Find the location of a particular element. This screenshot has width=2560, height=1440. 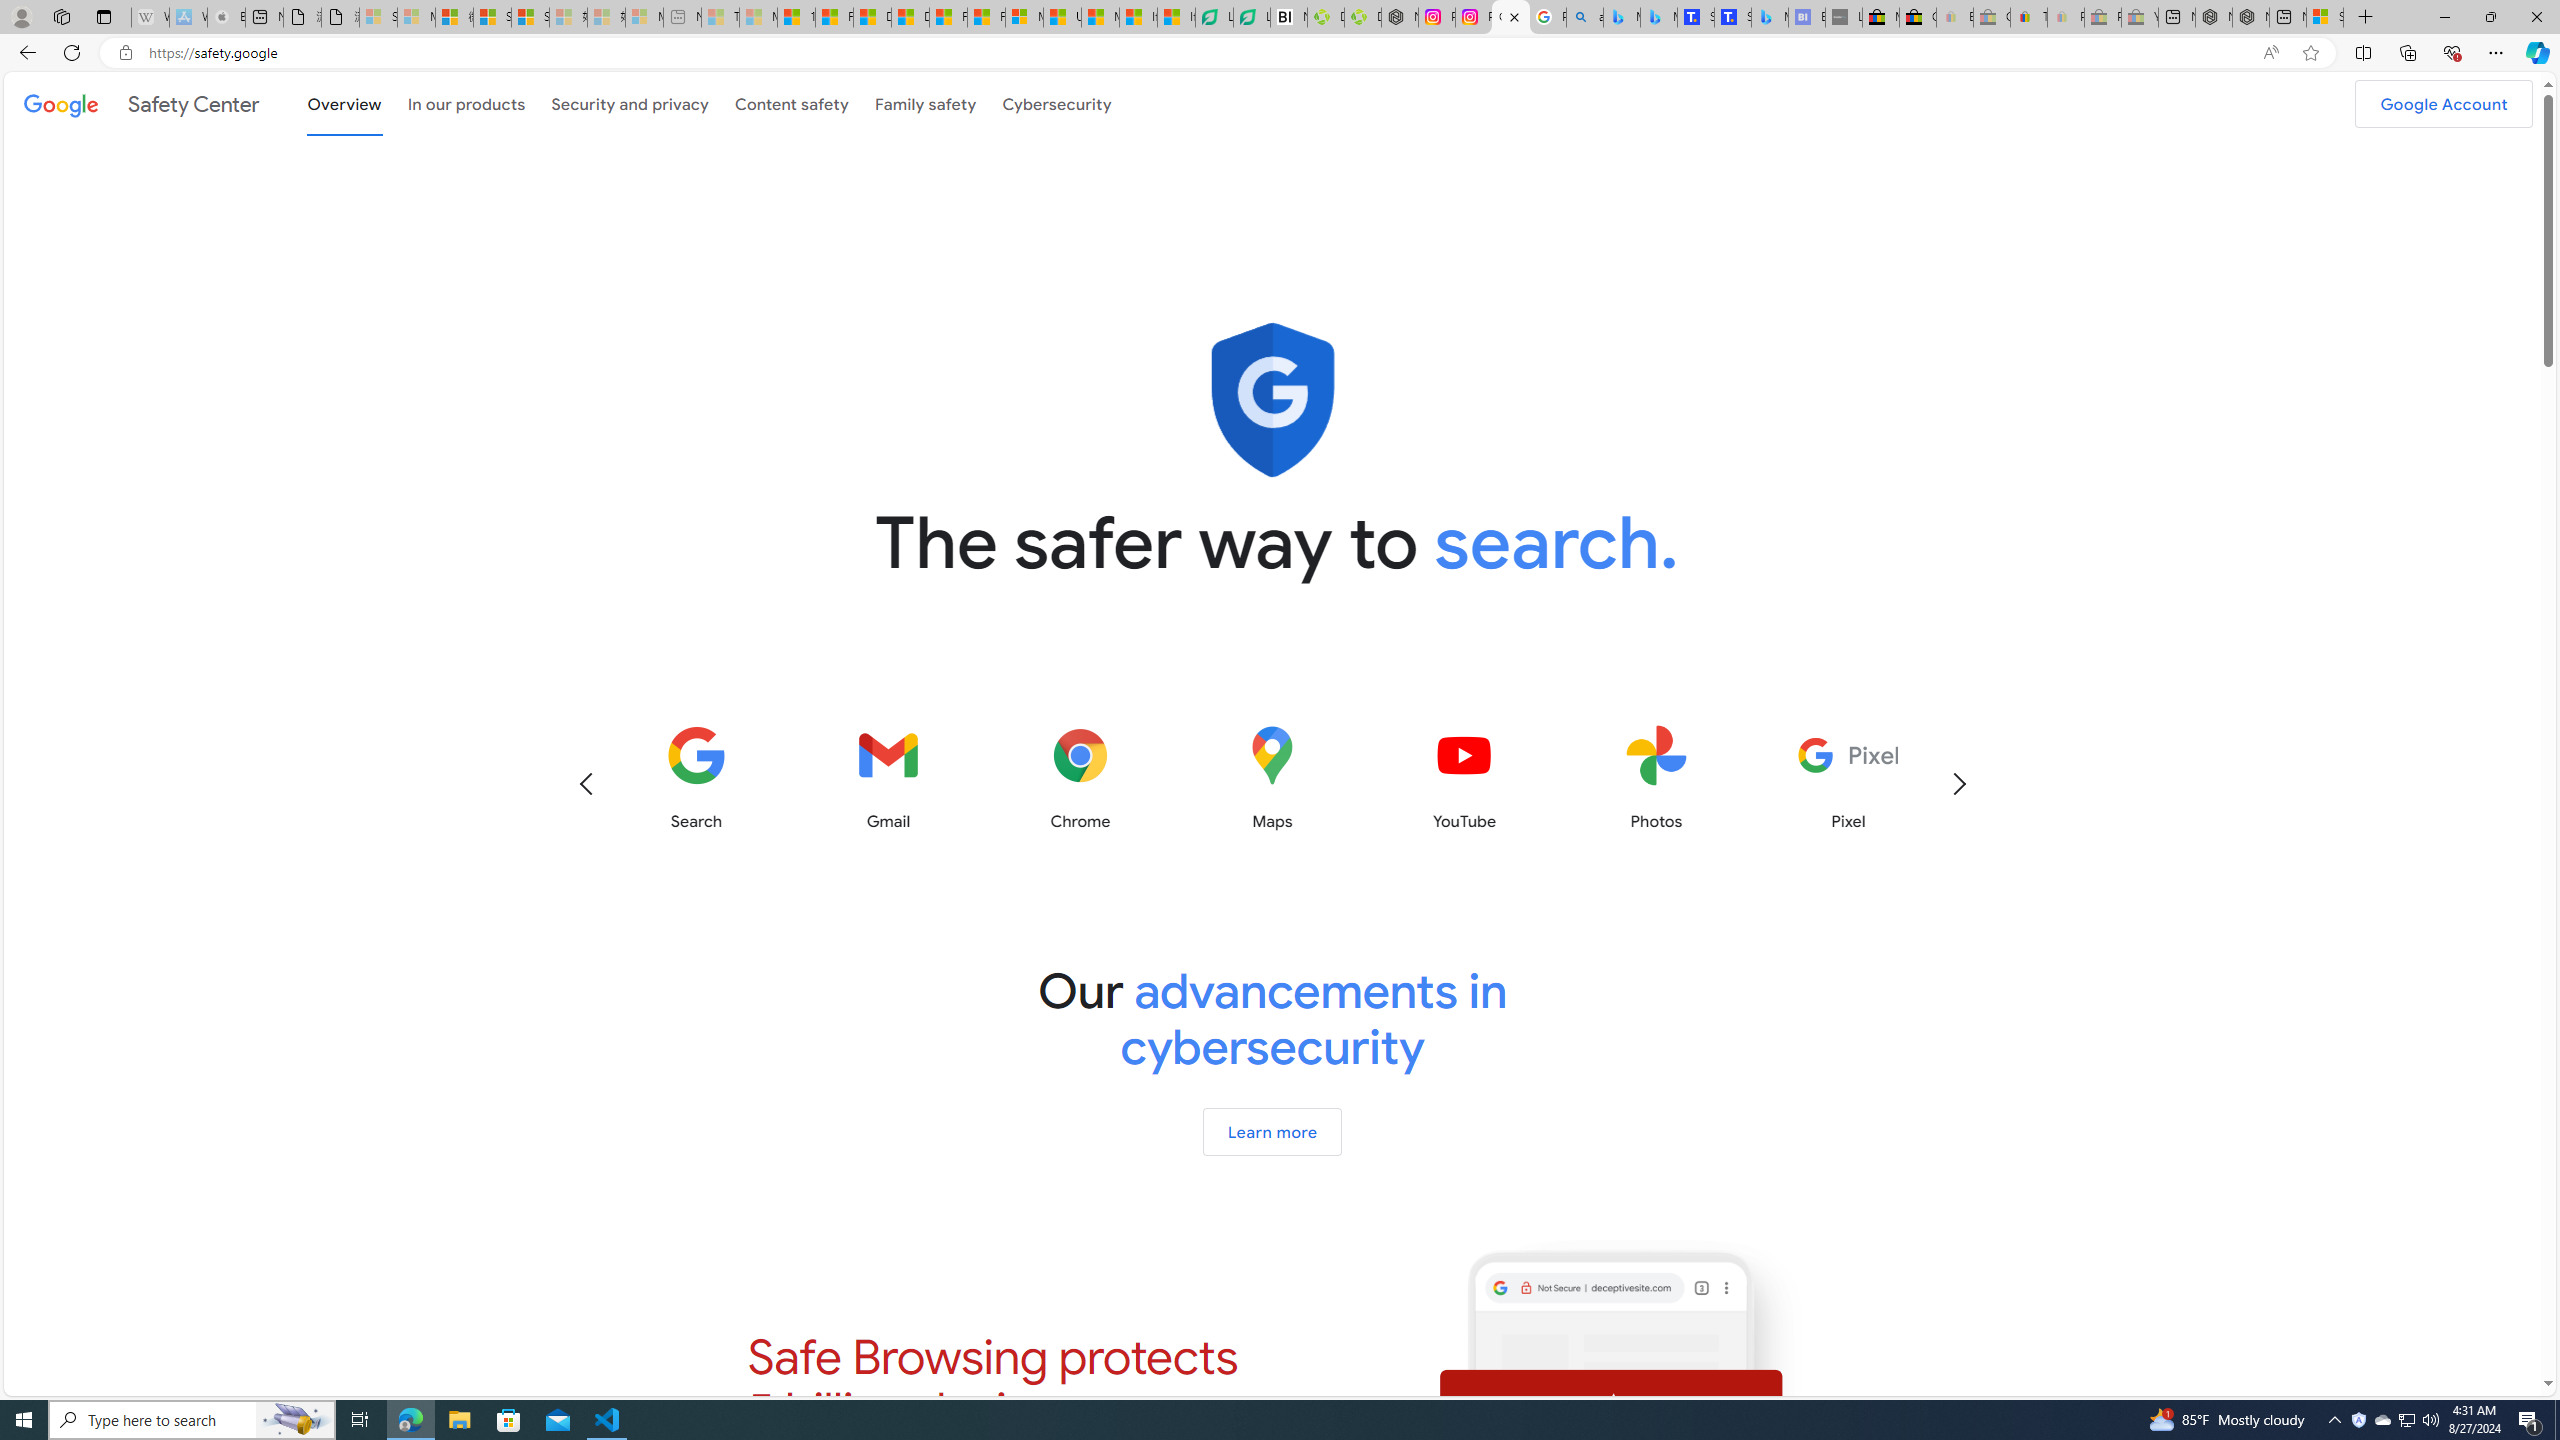

'Family safety' is located at coordinates (925, 103).